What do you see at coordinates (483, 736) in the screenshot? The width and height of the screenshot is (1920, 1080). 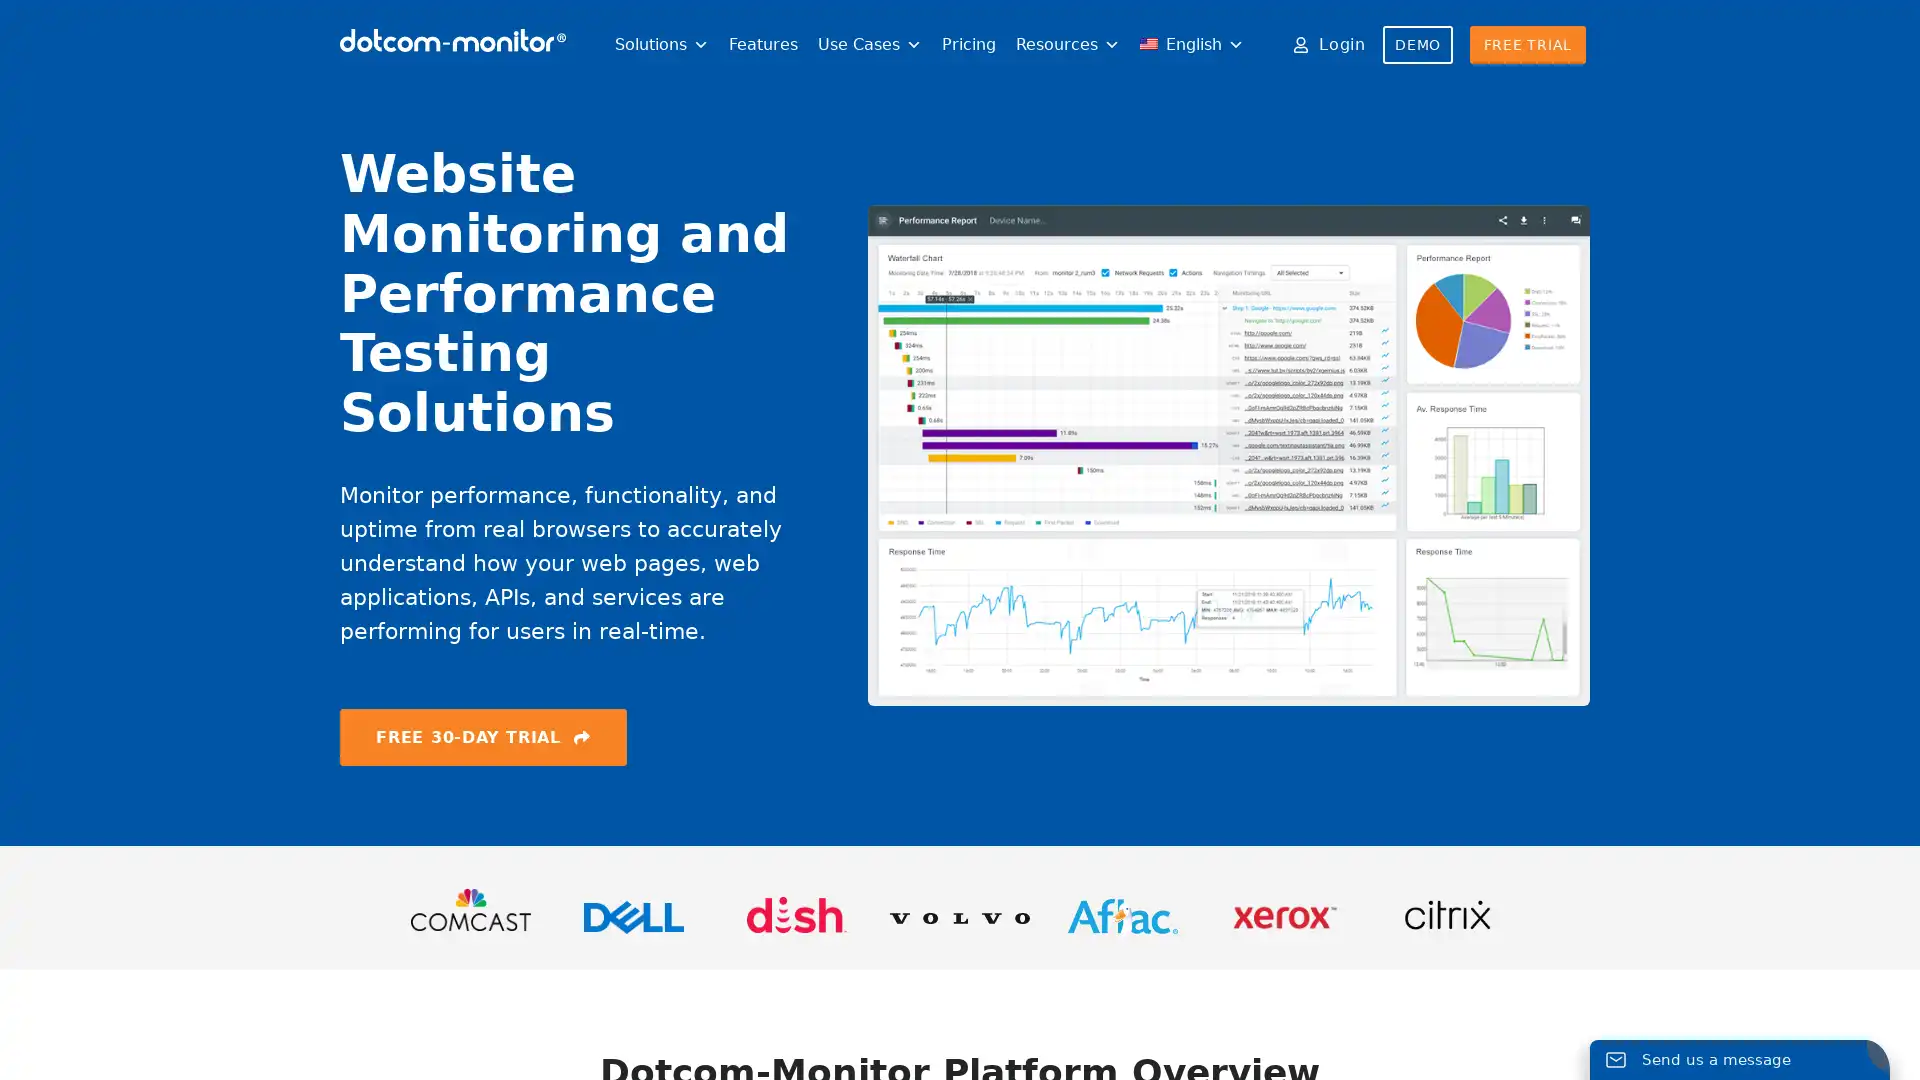 I see `FREE 30-DAY TRIAL` at bounding box center [483, 736].